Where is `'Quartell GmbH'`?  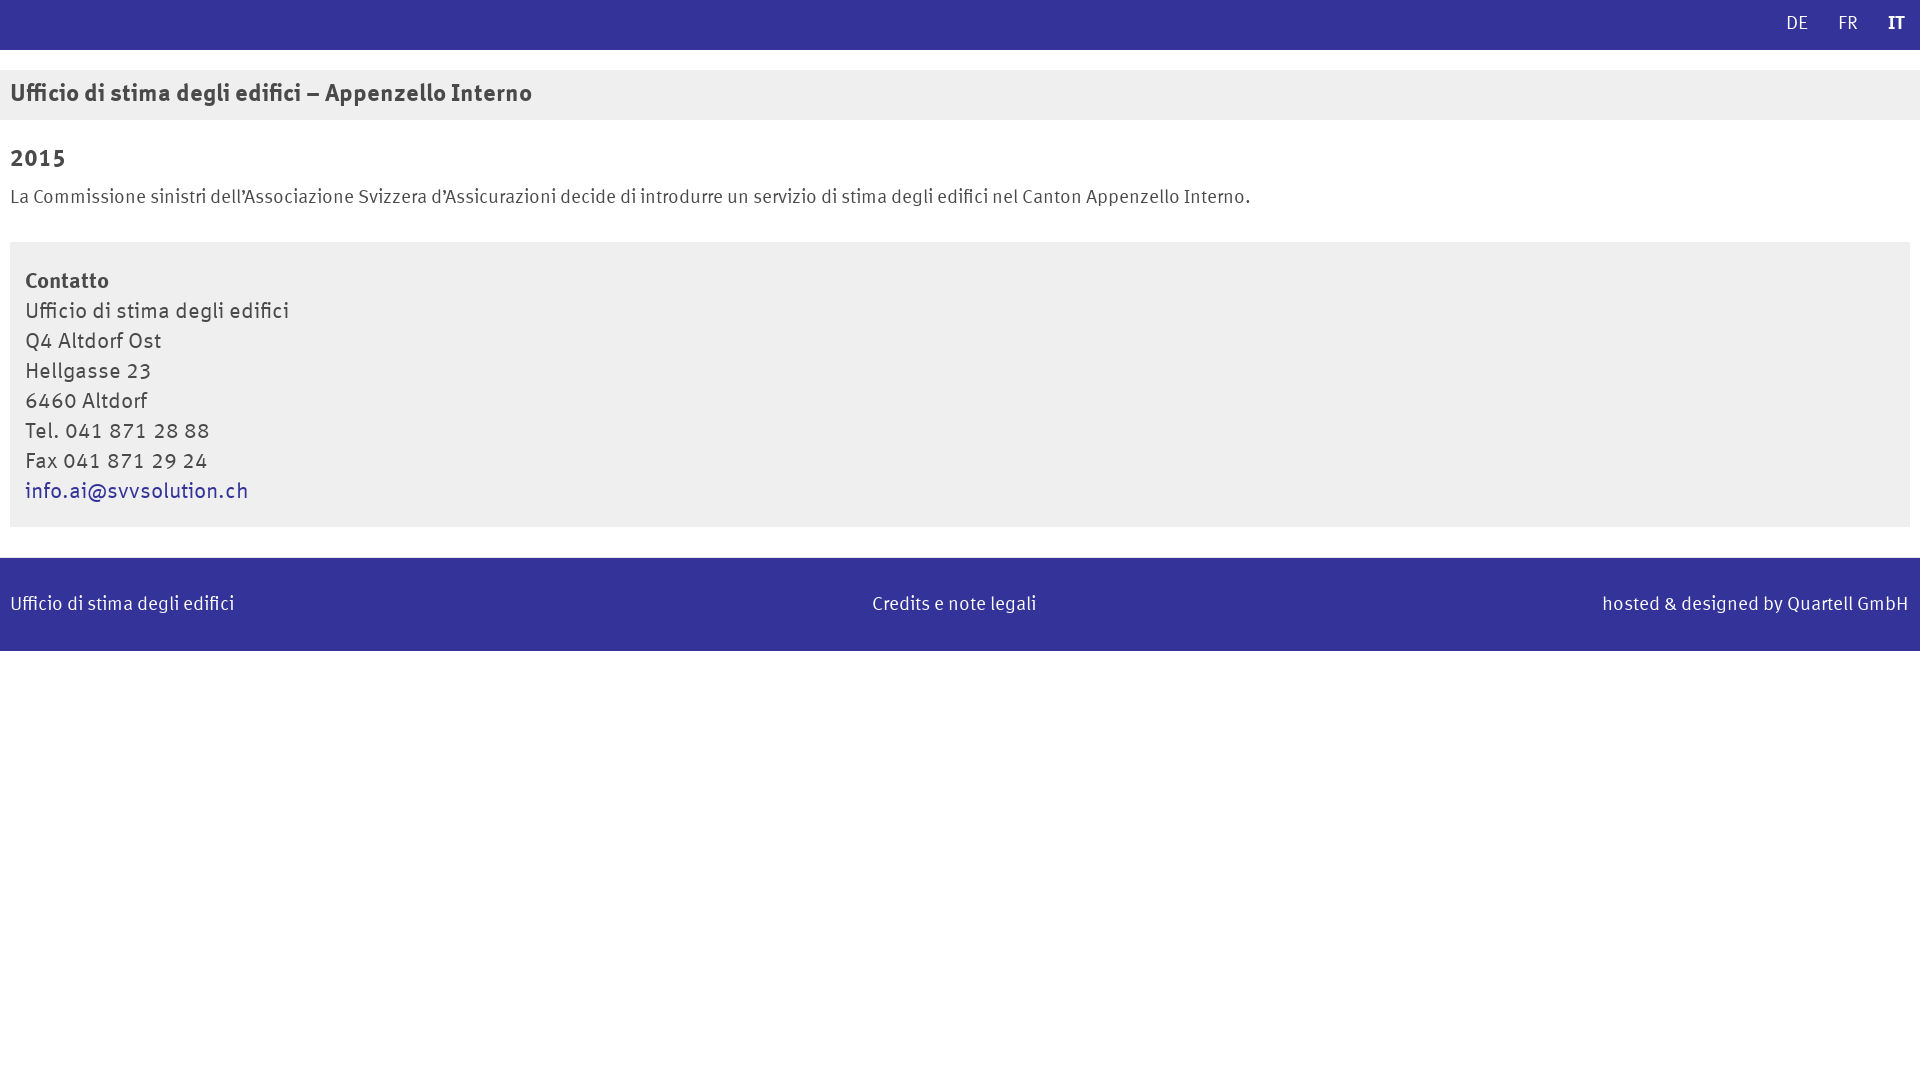 'Quartell GmbH' is located at coordinates (1846, 604).